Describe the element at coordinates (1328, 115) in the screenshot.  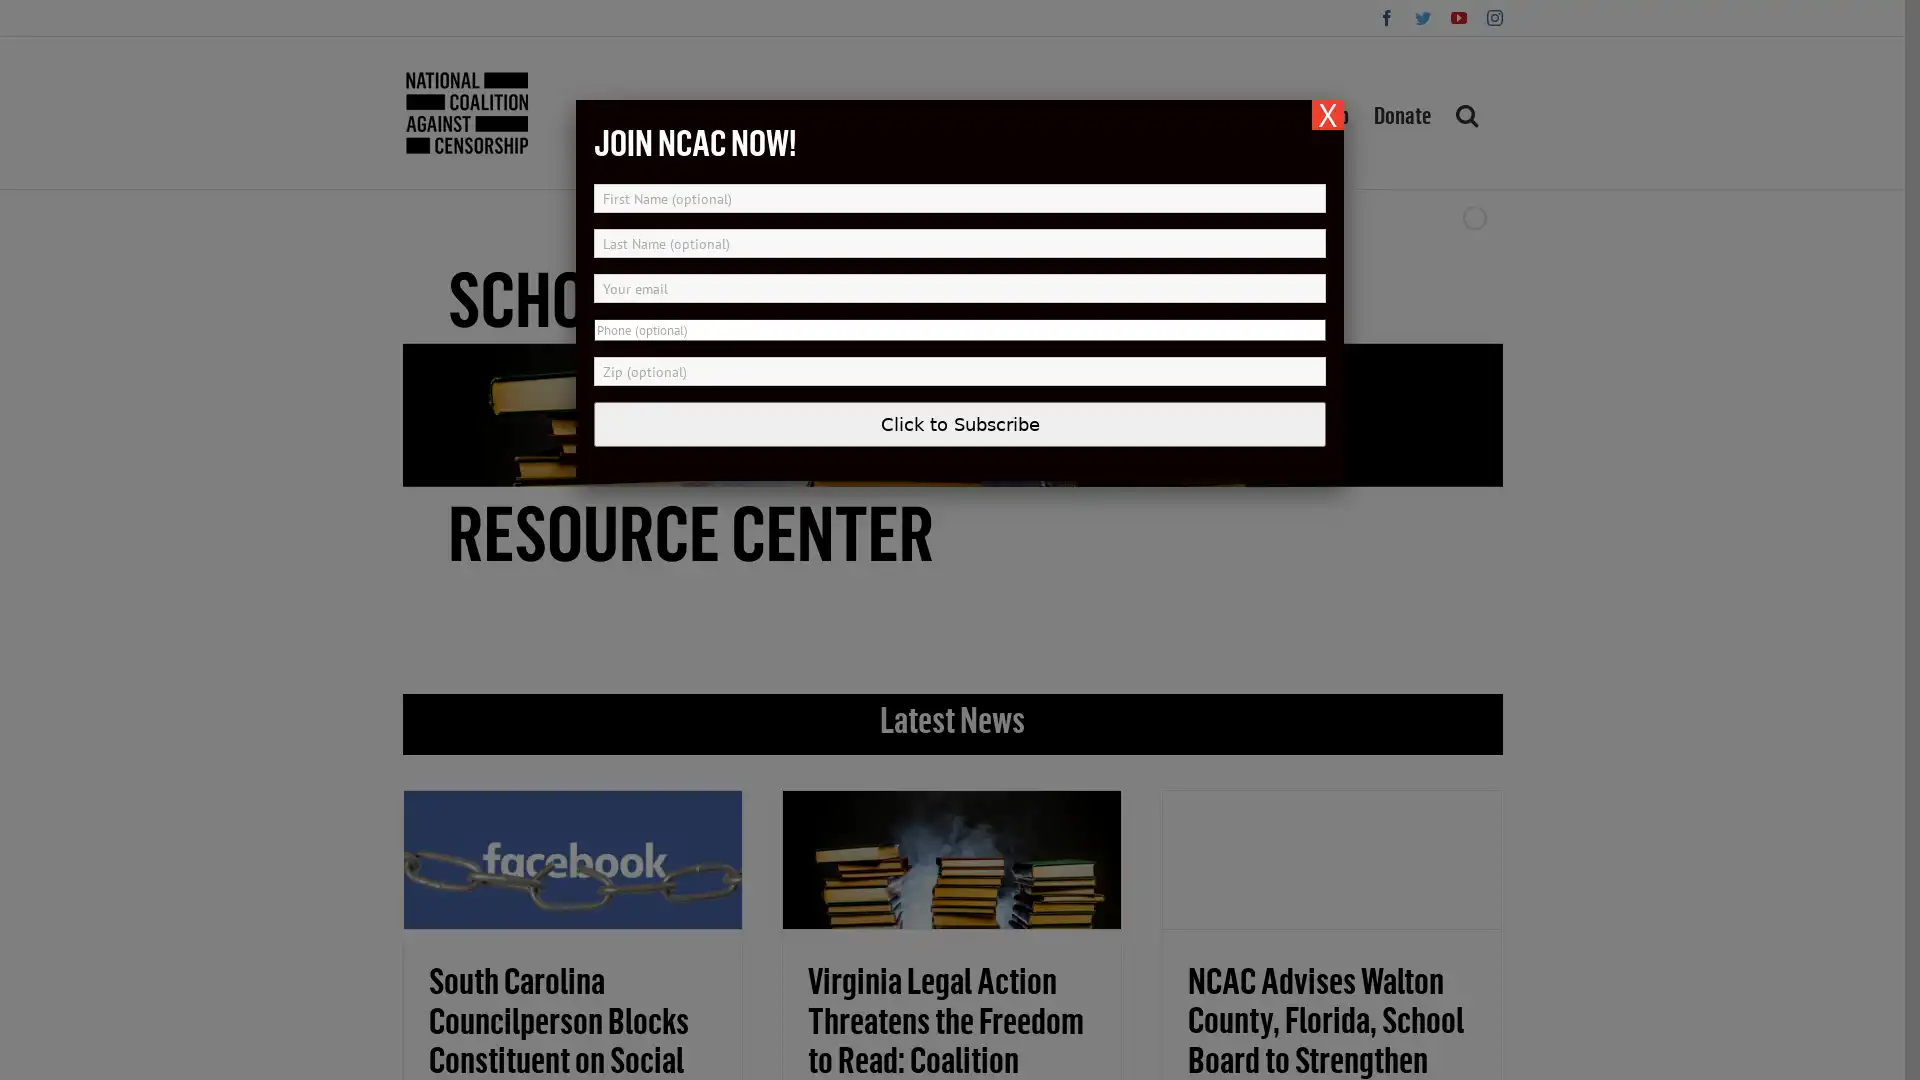
I see `Close` at that location.